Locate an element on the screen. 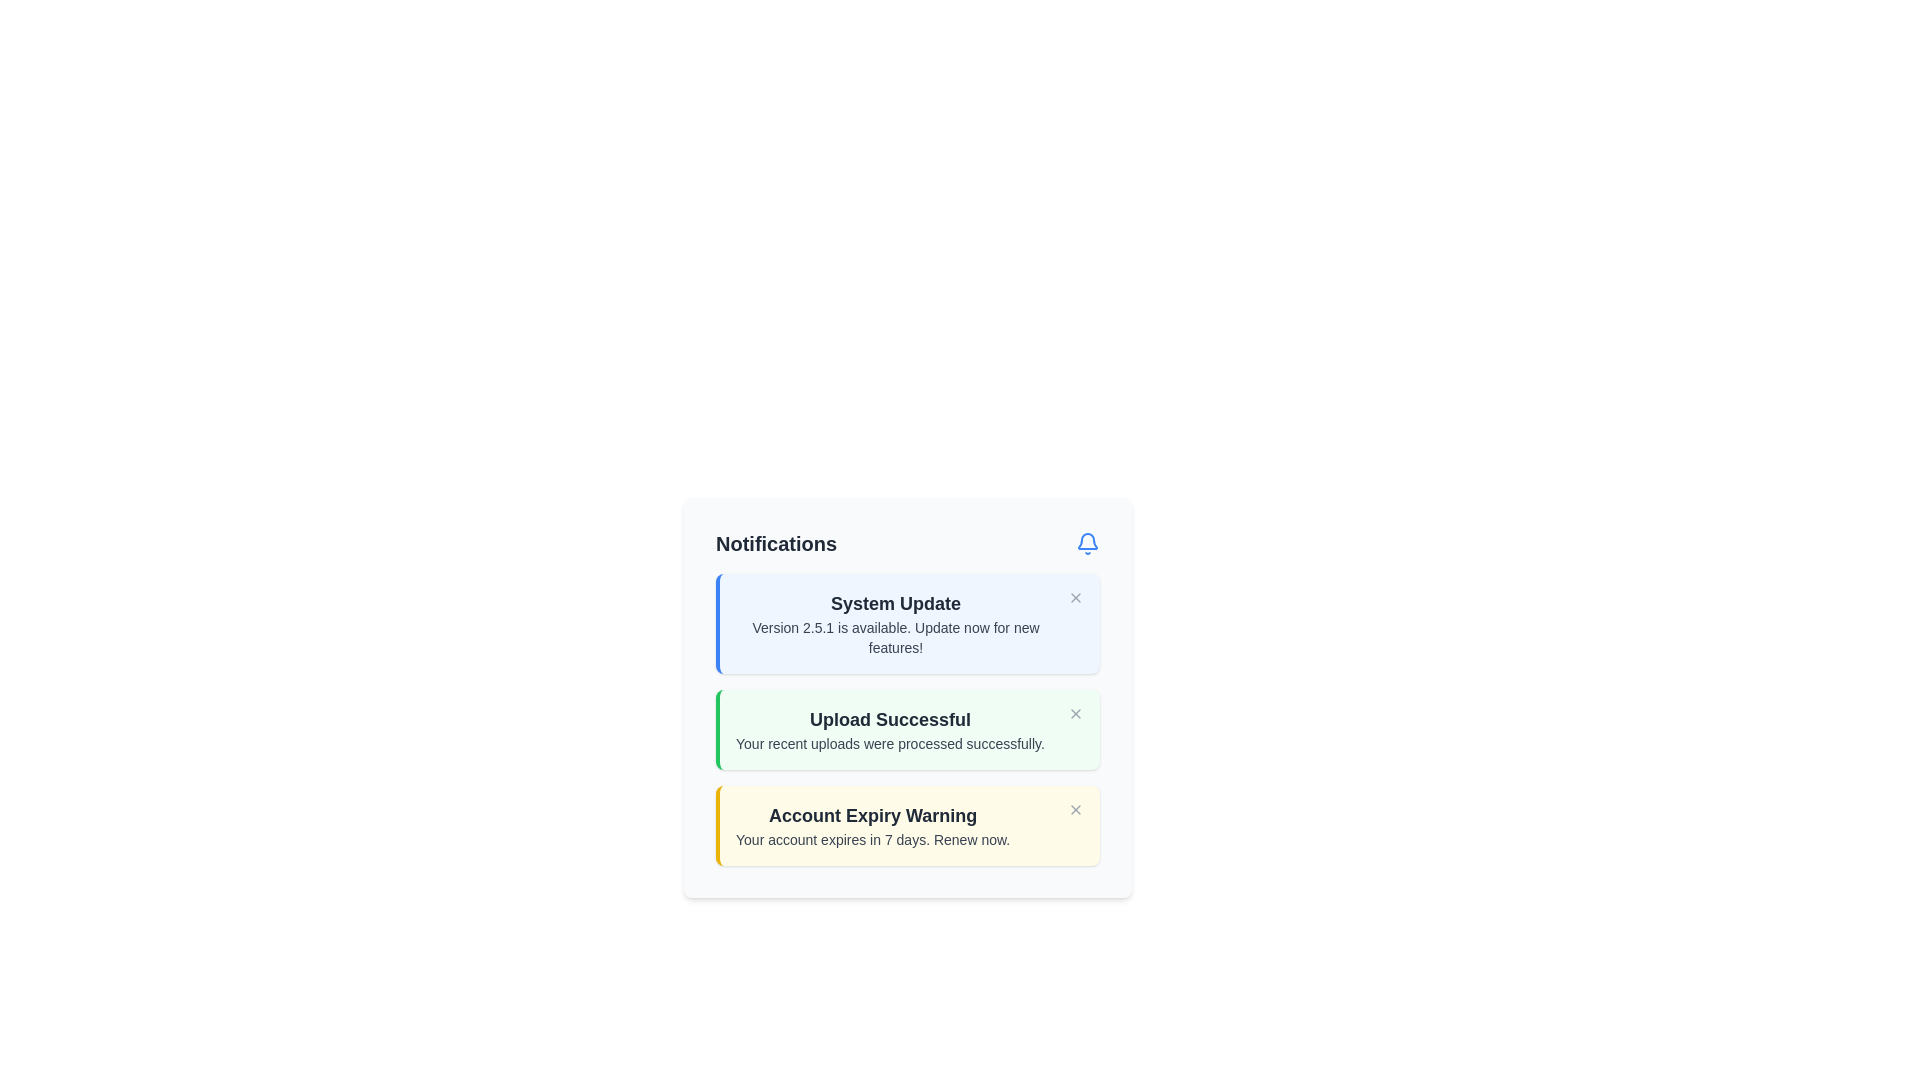  the Notification alert component that displays 'Upload Successful' with a light green background and contains a smaller message about recent uploads is located at coordinates (889, 729).